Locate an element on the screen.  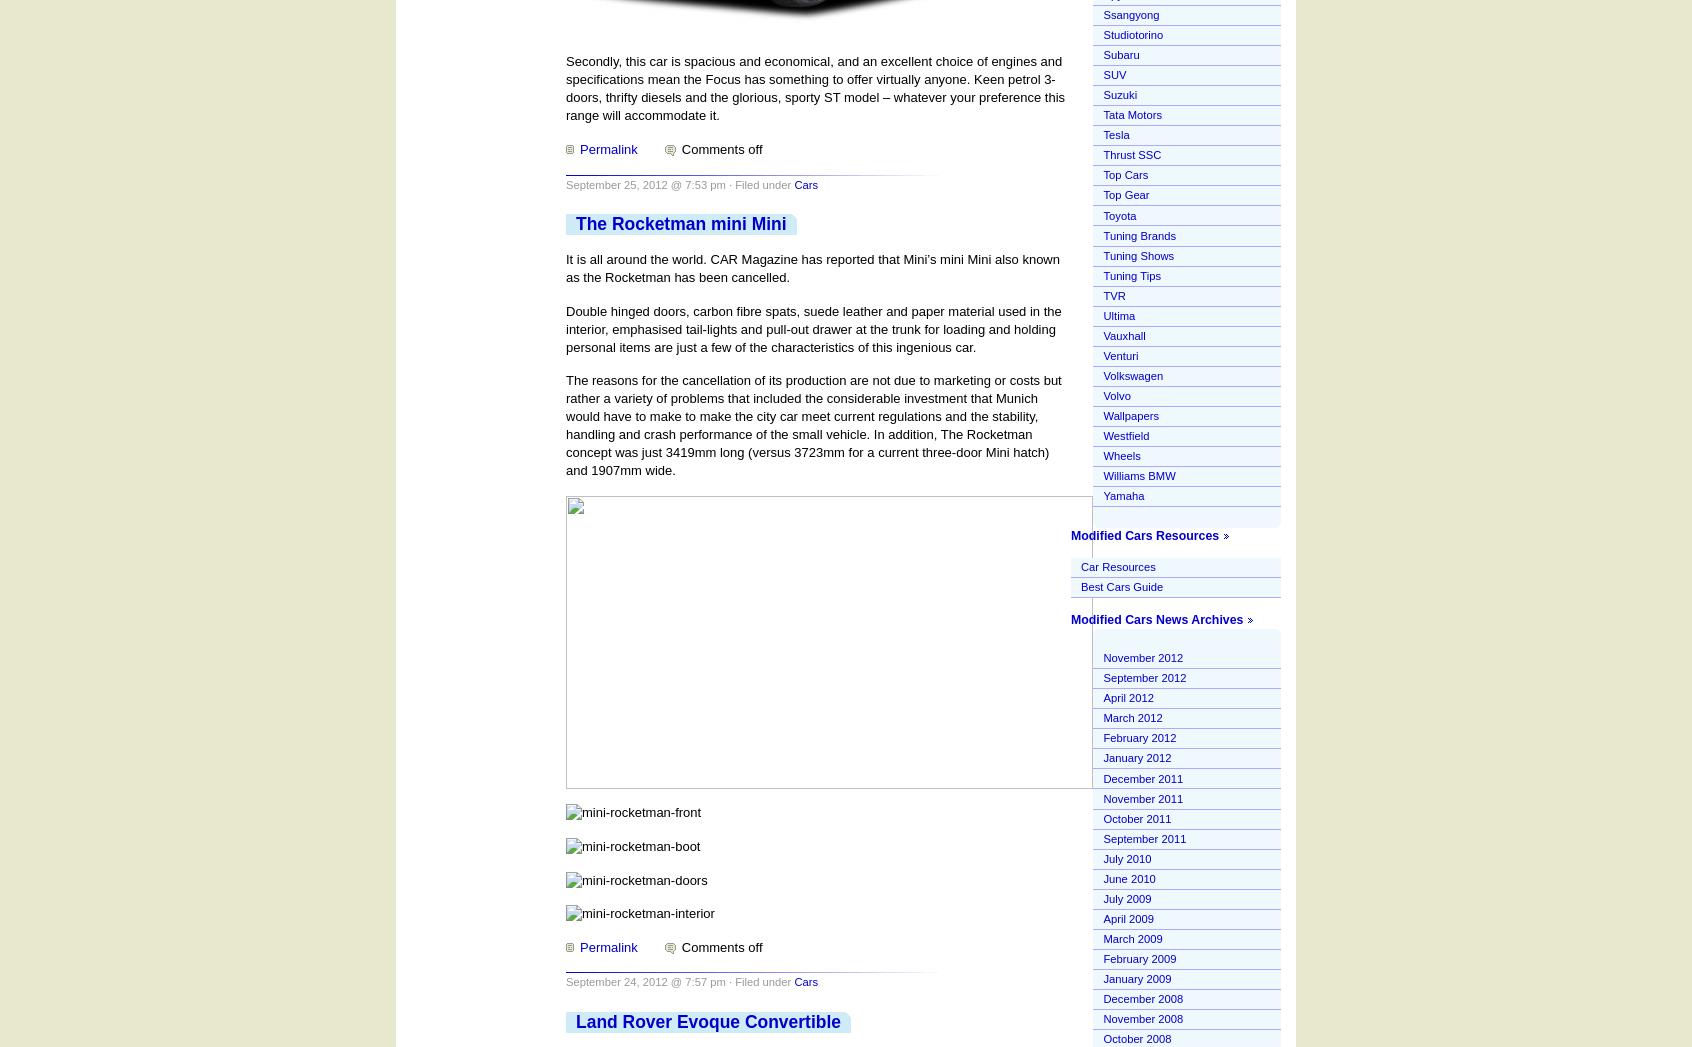
'Ssangyong' is located at coordinates (1103, 13).